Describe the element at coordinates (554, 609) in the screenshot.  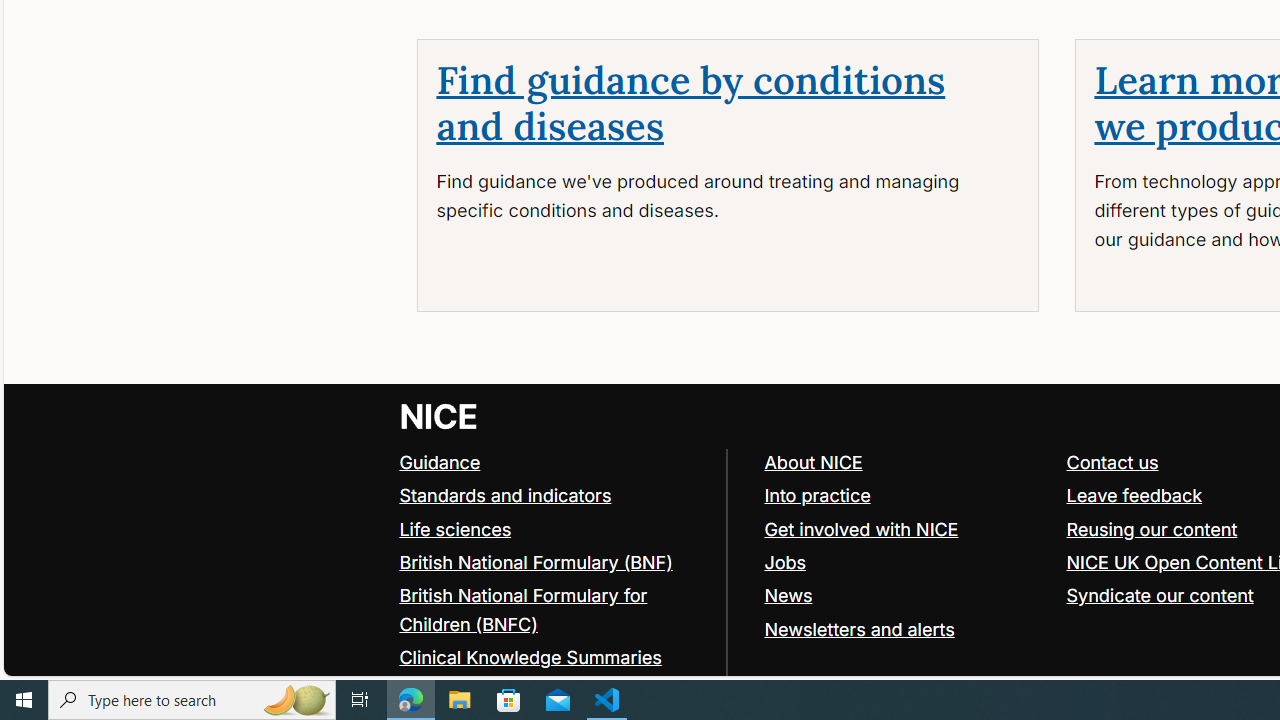
I see `'British National Formulary for Children (BNFC)'` at that location.